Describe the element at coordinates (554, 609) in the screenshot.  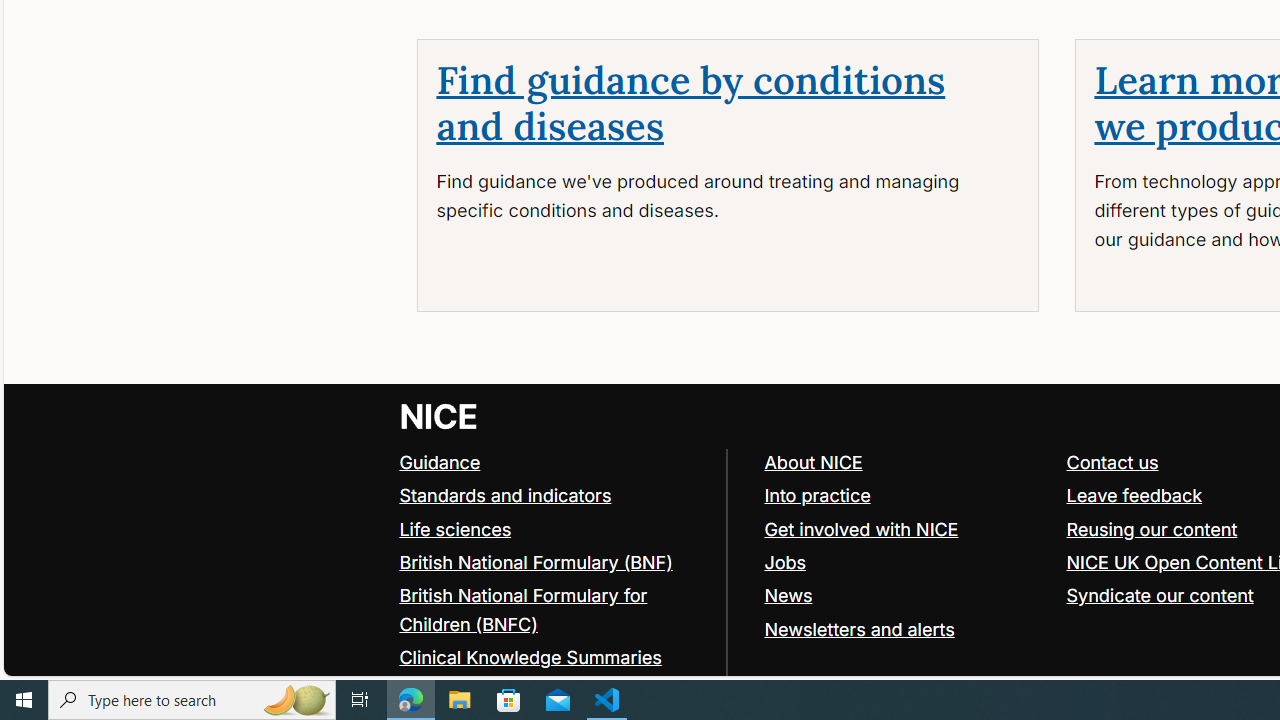
I see `'British National Formulary for Children (BNFC)'` at that location.